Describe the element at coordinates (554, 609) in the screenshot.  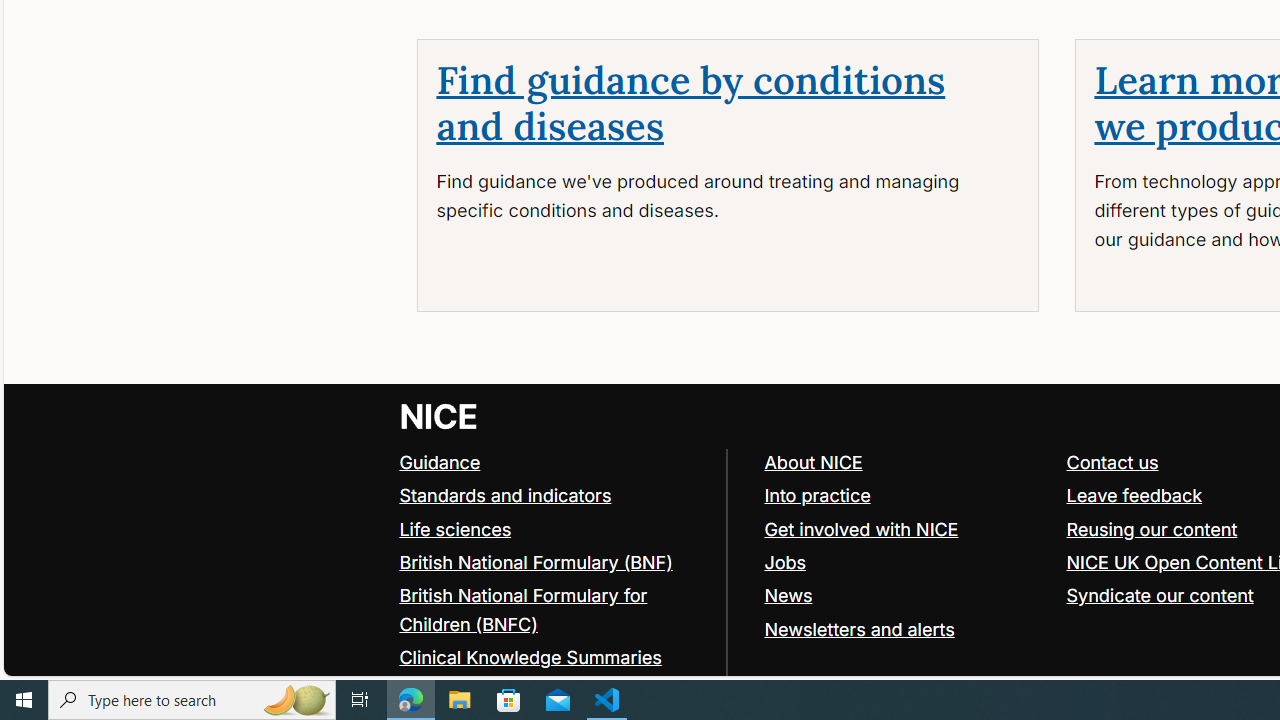
I see `'British National Formulary for Children (BNFC)'` at that location.